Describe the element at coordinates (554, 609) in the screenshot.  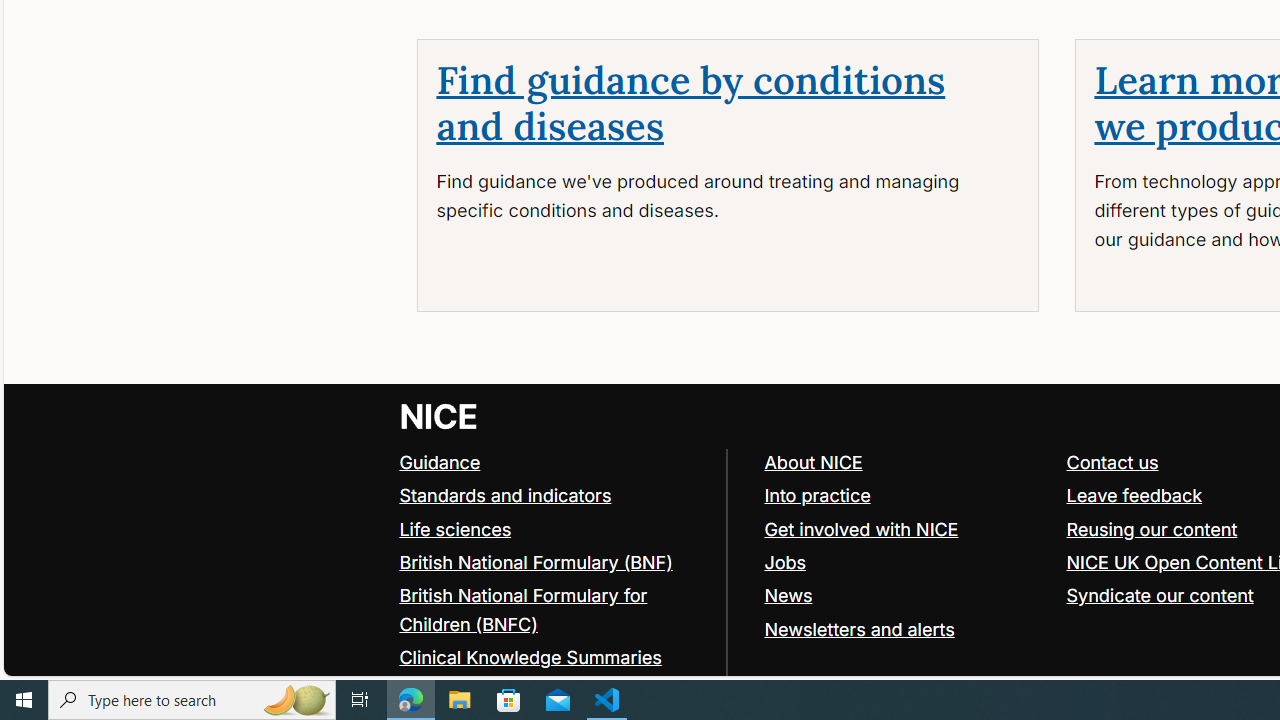
I see `'British National Formulary for Children (BNFC)'` at that location.